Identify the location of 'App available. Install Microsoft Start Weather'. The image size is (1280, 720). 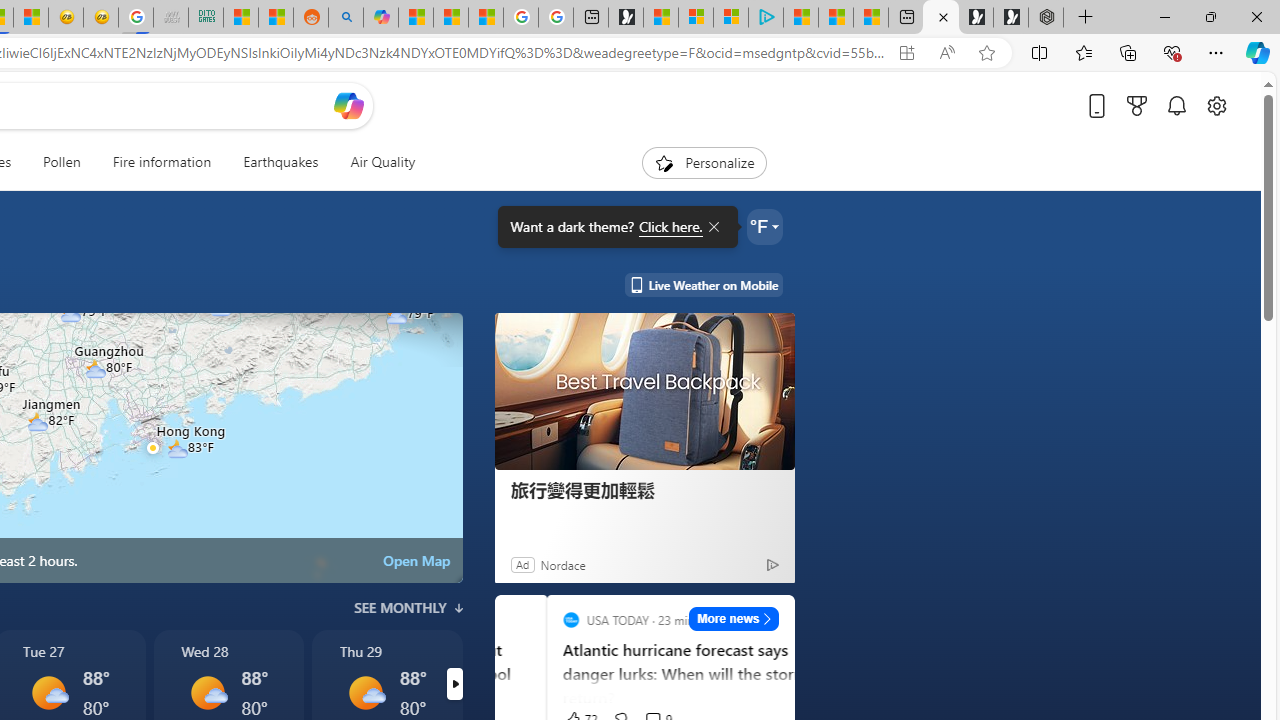
(905, 52).